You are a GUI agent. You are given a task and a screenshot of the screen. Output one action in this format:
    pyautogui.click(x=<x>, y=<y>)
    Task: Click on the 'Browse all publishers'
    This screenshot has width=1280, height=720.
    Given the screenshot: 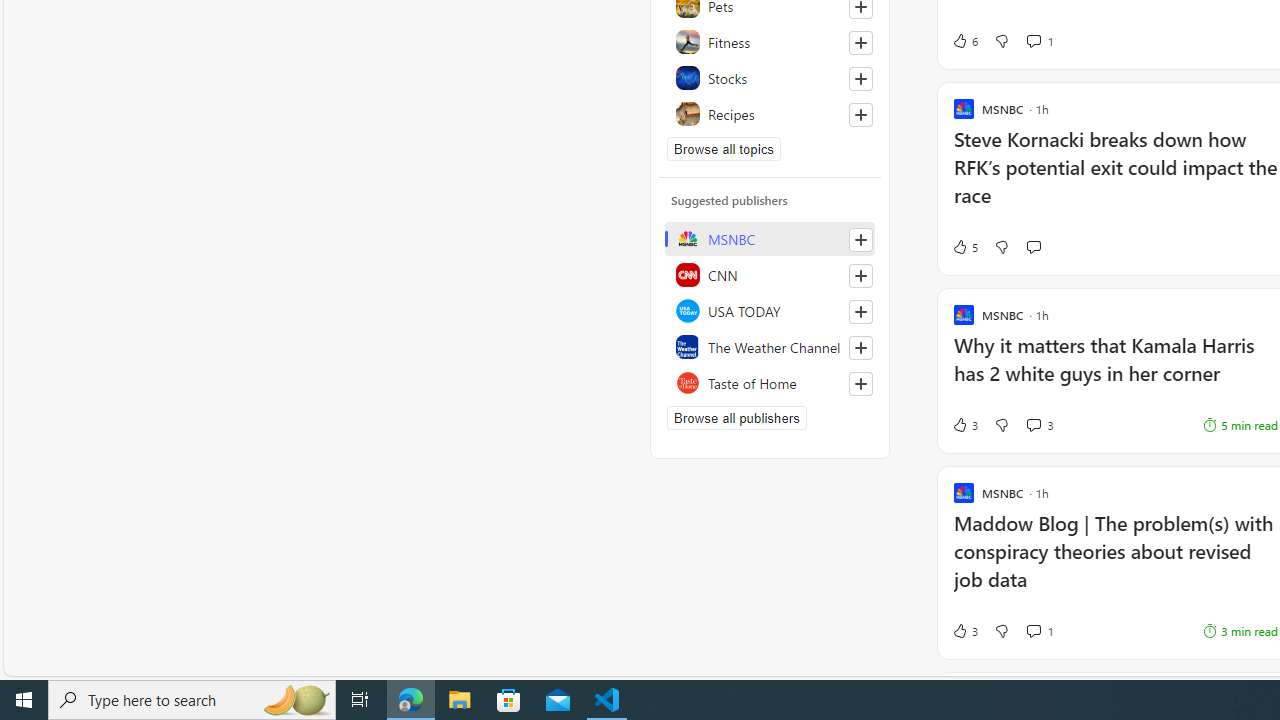 What is the action you would take?
    pyautogui.click(x=735, y=416)
    